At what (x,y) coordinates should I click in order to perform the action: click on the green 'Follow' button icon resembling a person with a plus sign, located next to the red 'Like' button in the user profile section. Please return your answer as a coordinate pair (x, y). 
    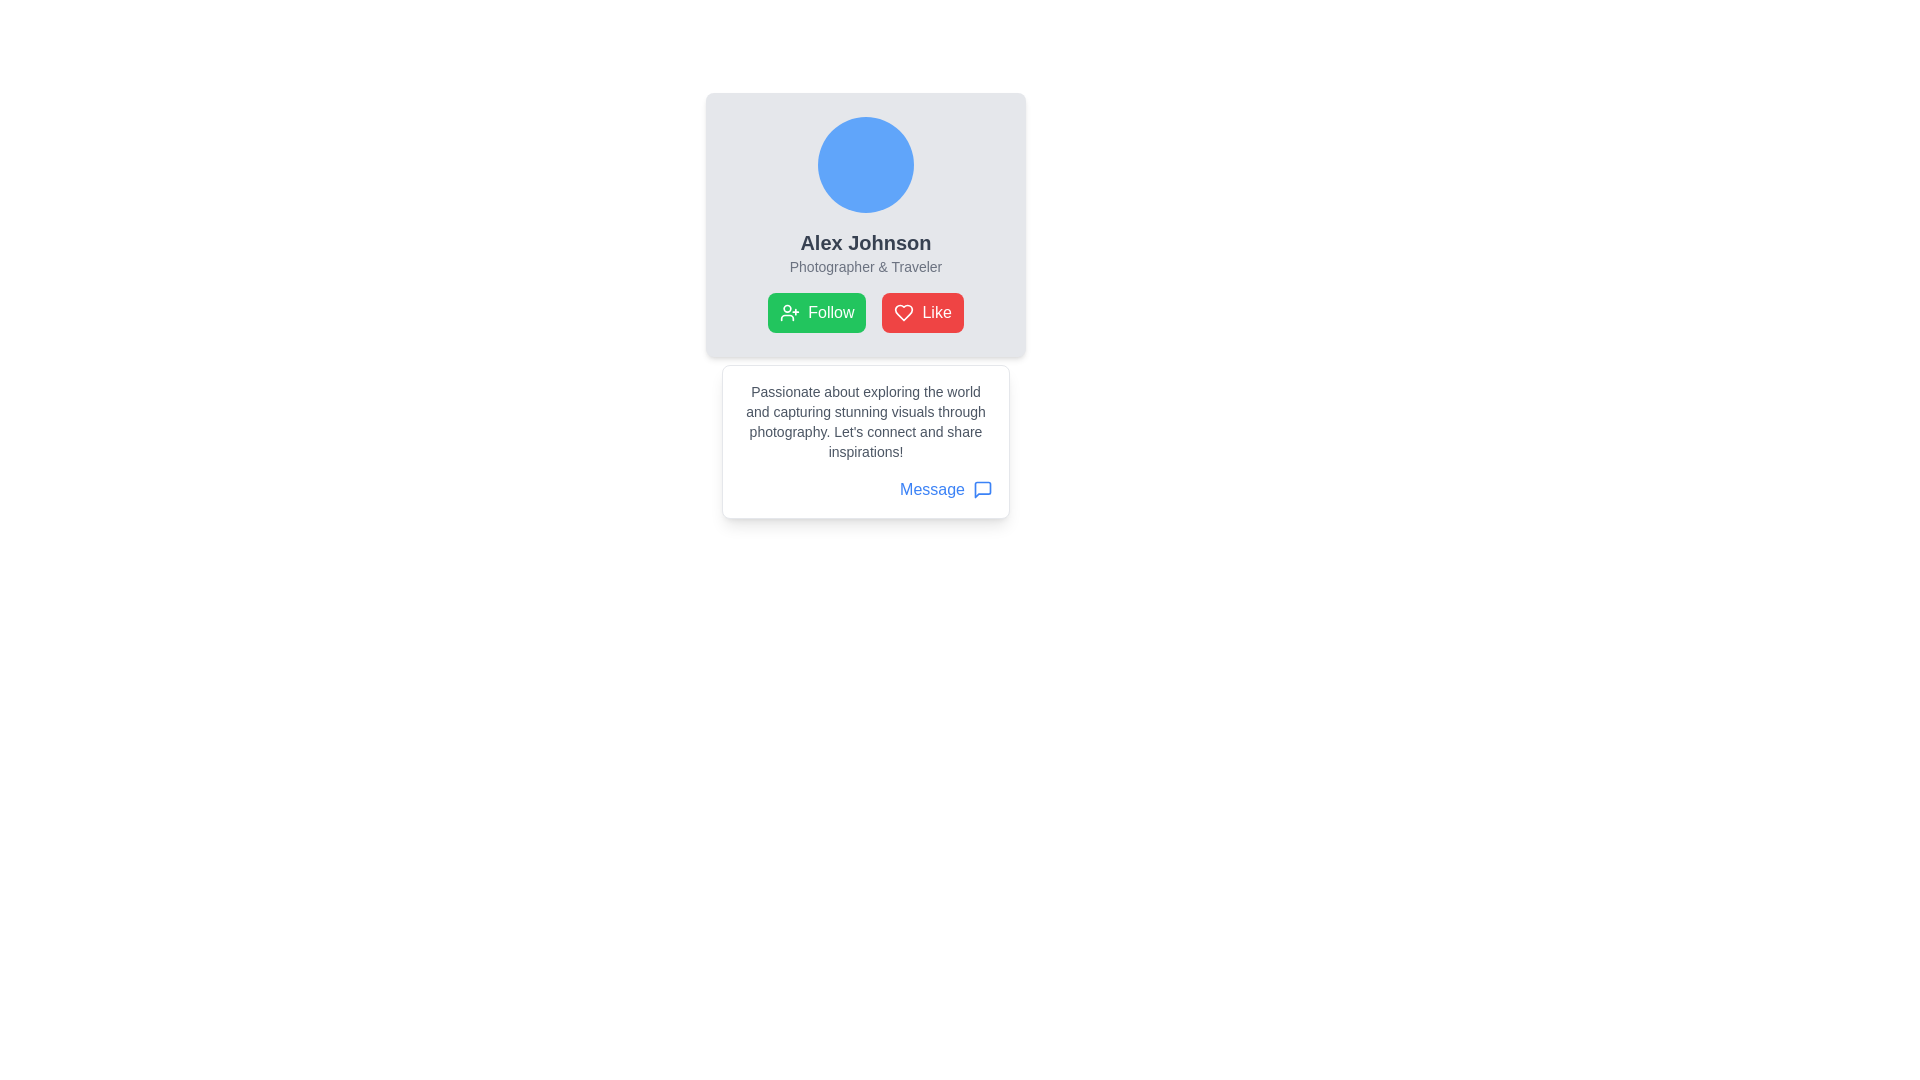
    Looking at the image, I should click on (789, 312).